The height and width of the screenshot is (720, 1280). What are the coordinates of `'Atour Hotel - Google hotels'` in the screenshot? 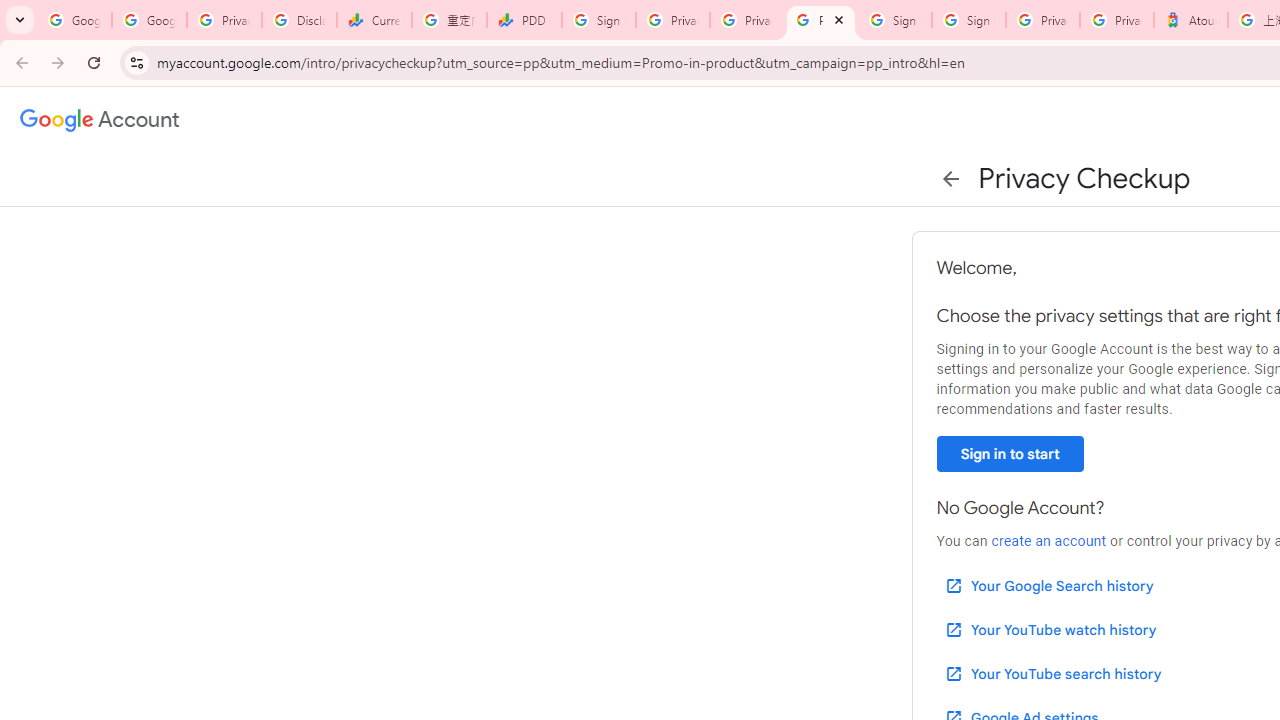 It's located at (1191, 20).